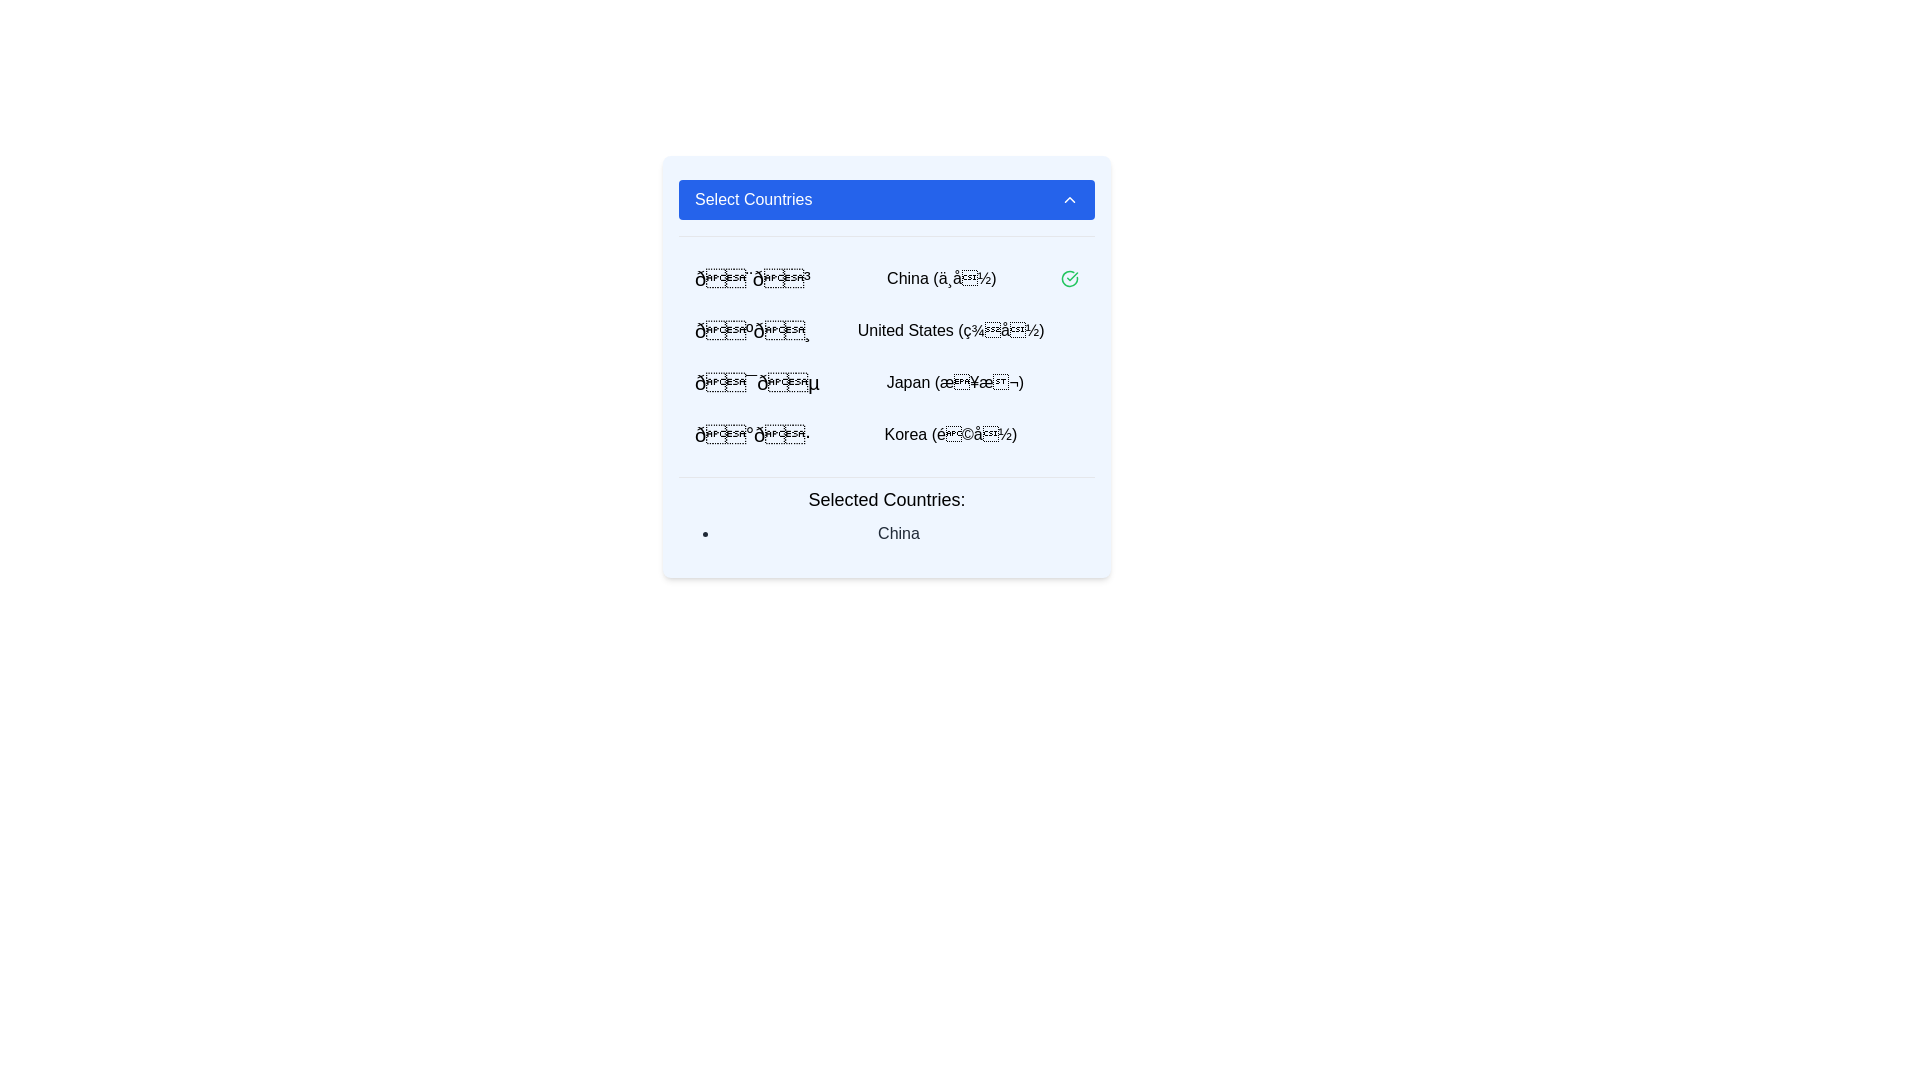 Image resolution: width=1920 pixels, height=1080 pixels. What do you see at coordinates (886, 366) in the screenshot?
I see `the highlighted list item in the dropdown component that displays selectable countries with flags and names` at bounding box center [886, 366].